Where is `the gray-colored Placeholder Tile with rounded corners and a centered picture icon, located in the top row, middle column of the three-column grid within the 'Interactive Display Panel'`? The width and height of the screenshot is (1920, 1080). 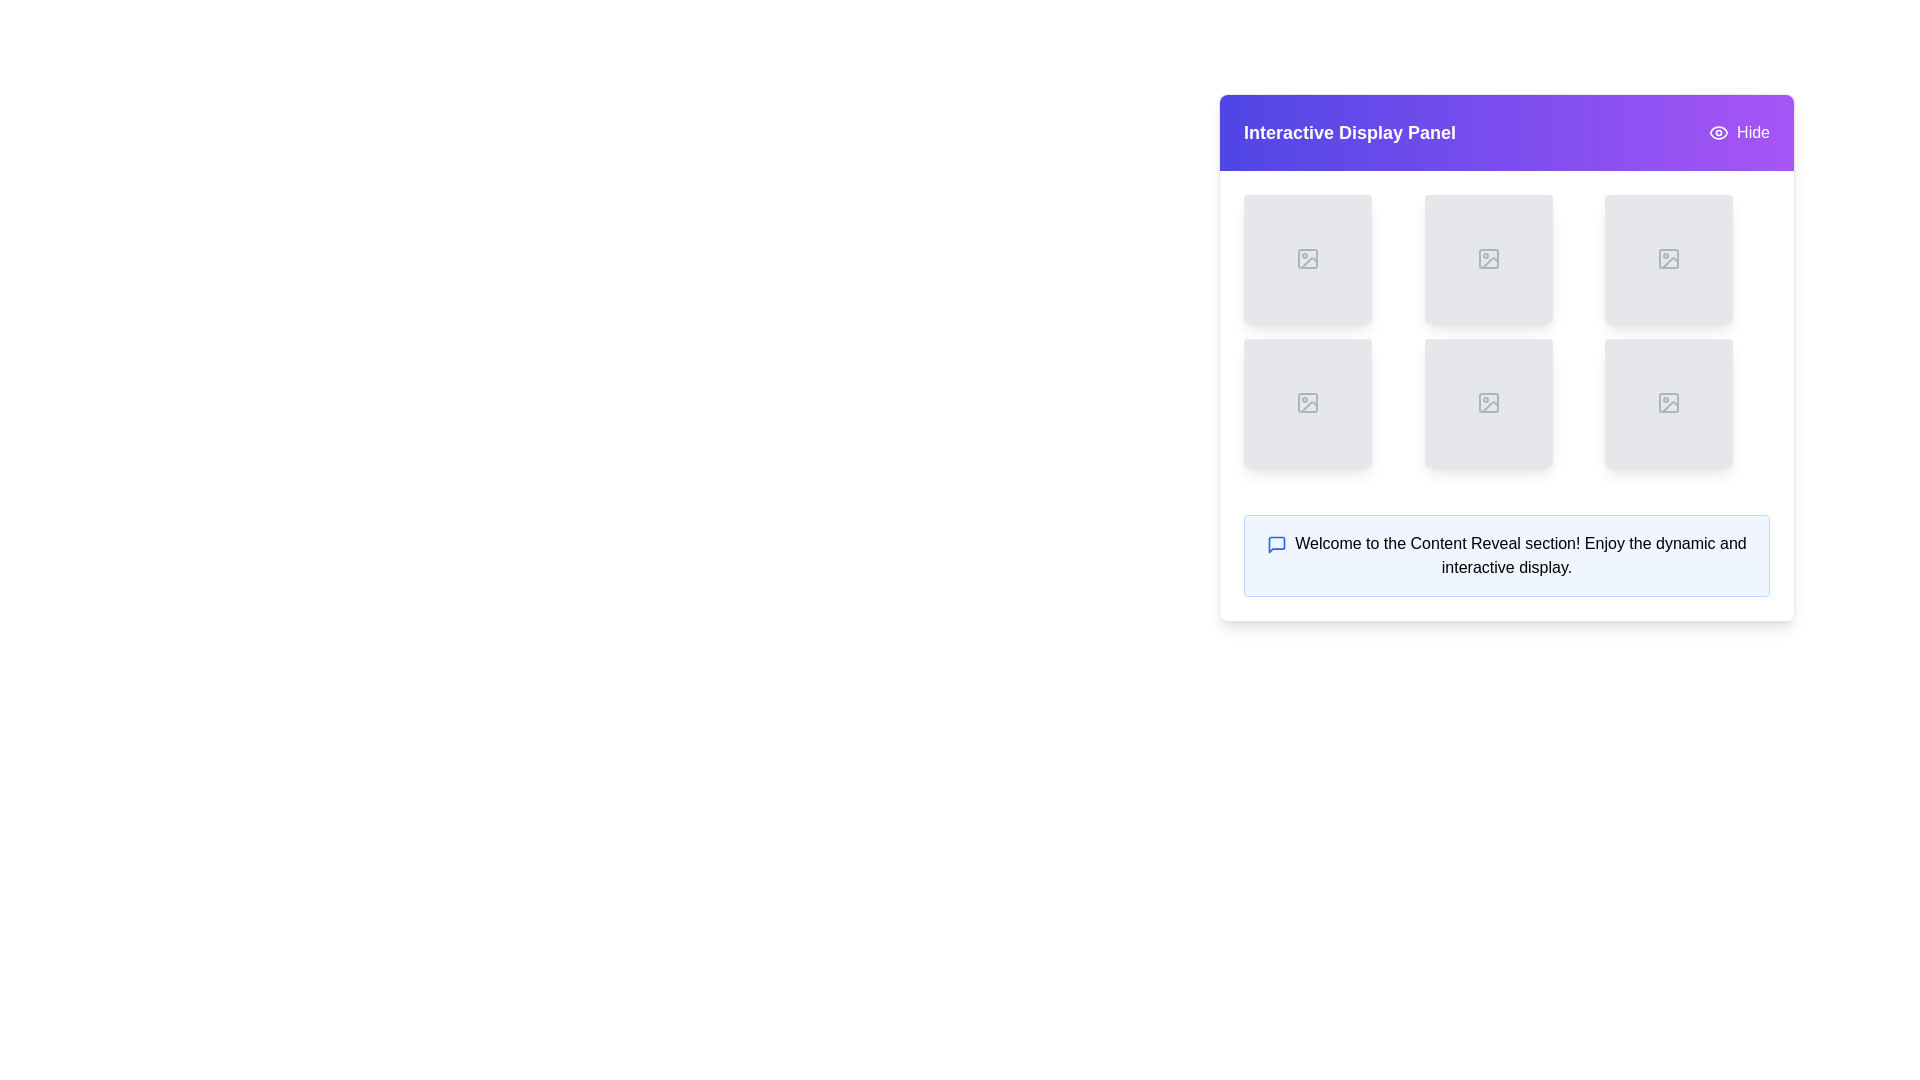
the gray-colored Placeholder Tile with rounded corners and a centered picture icon, located in the top row, middle column of the three-column grid within the 'Interactive Display Panel' is located at coordinates (1488, 257).